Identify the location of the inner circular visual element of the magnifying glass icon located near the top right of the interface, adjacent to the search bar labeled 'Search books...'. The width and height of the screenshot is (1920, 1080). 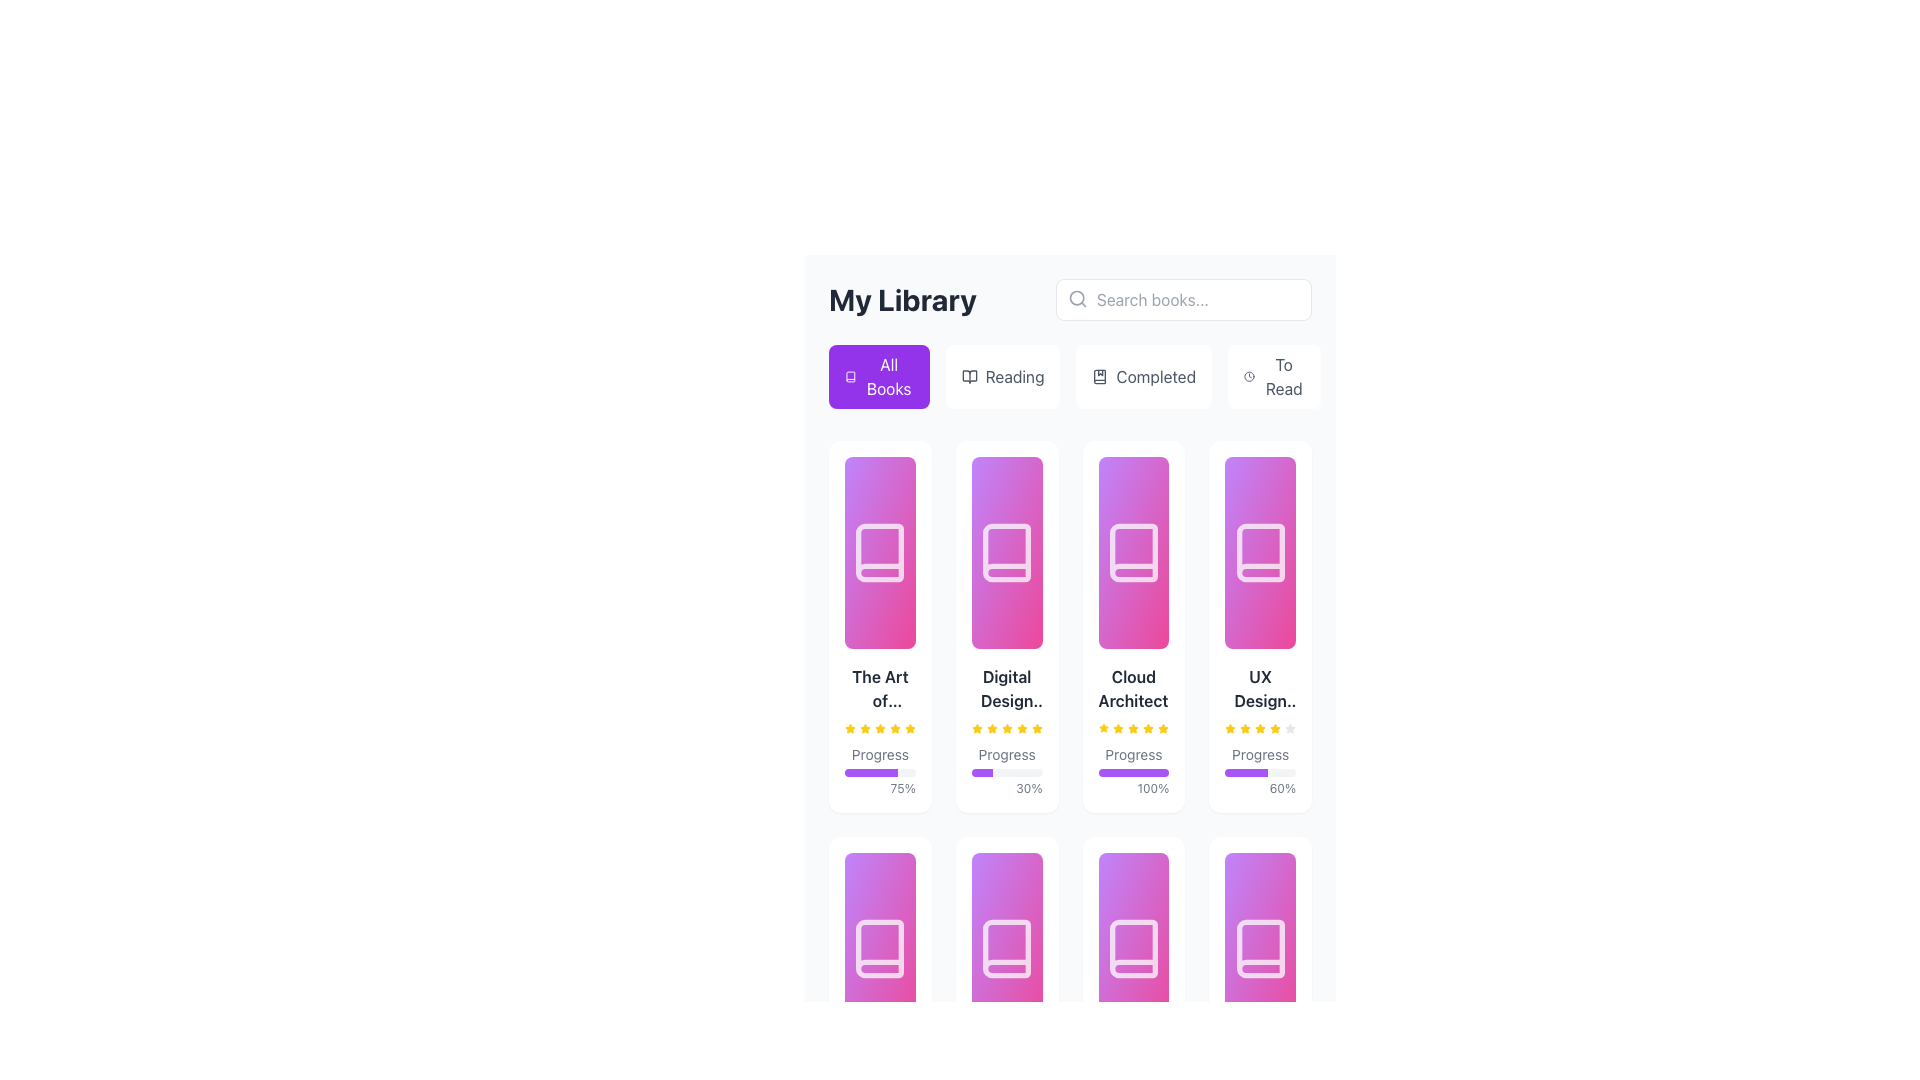
(1076, 298).